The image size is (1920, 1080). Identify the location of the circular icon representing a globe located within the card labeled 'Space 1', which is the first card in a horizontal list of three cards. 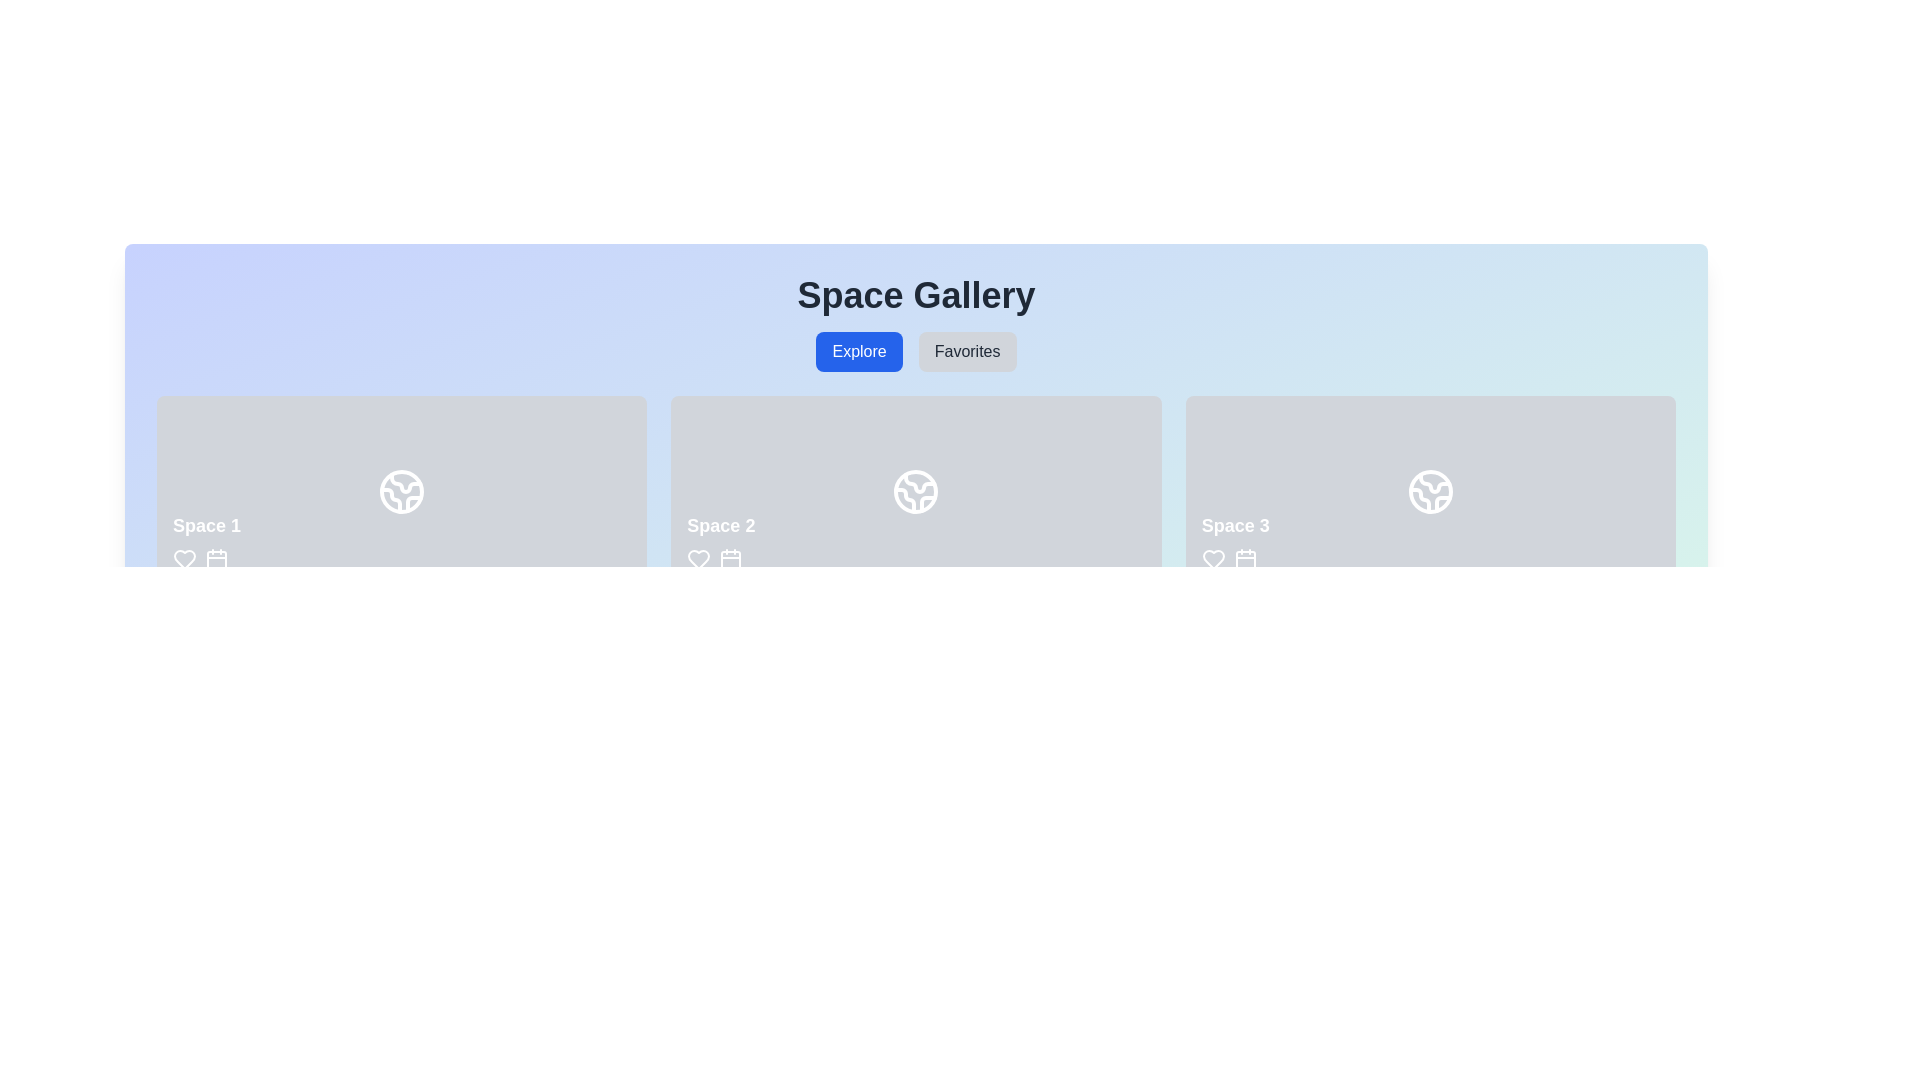
(401, 492).